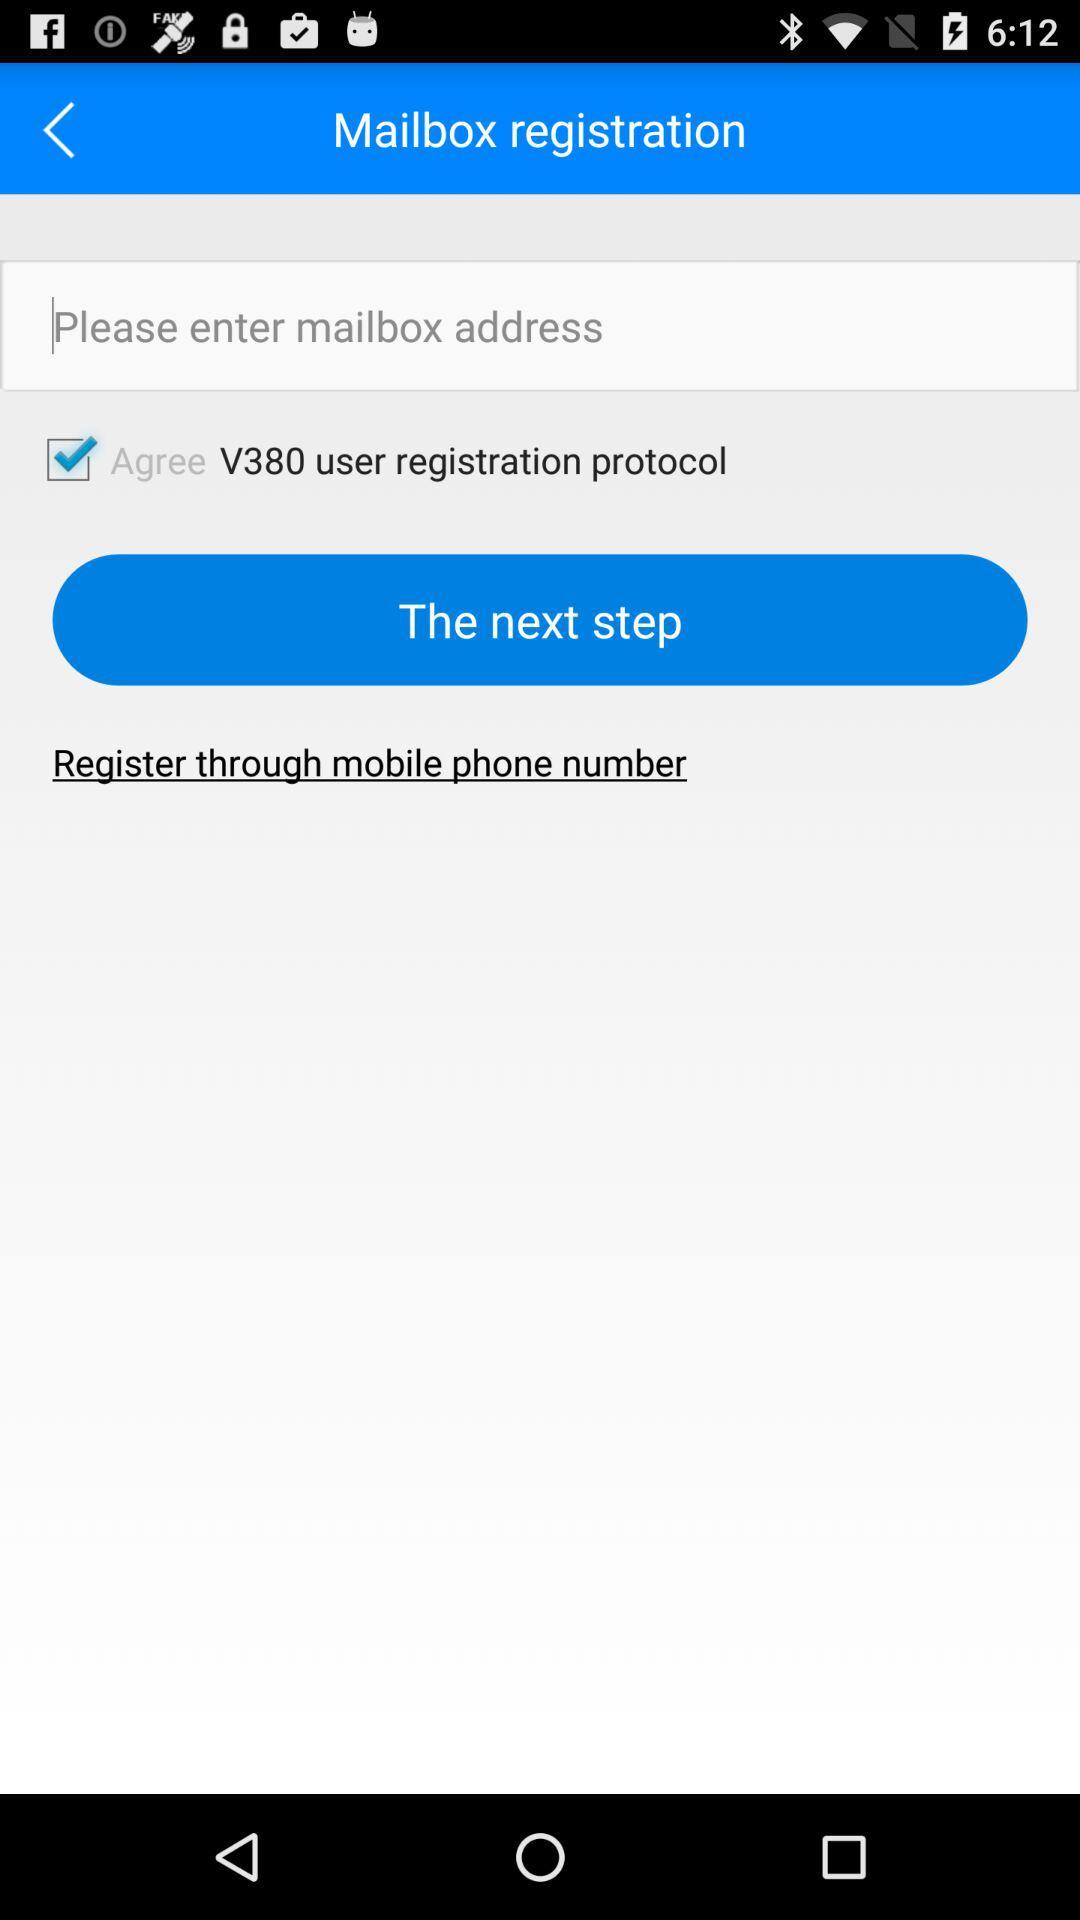 This screenshot has height=1920, width=1080. I want to click on the item to the left of mailbox registration app, so click(64, 127).